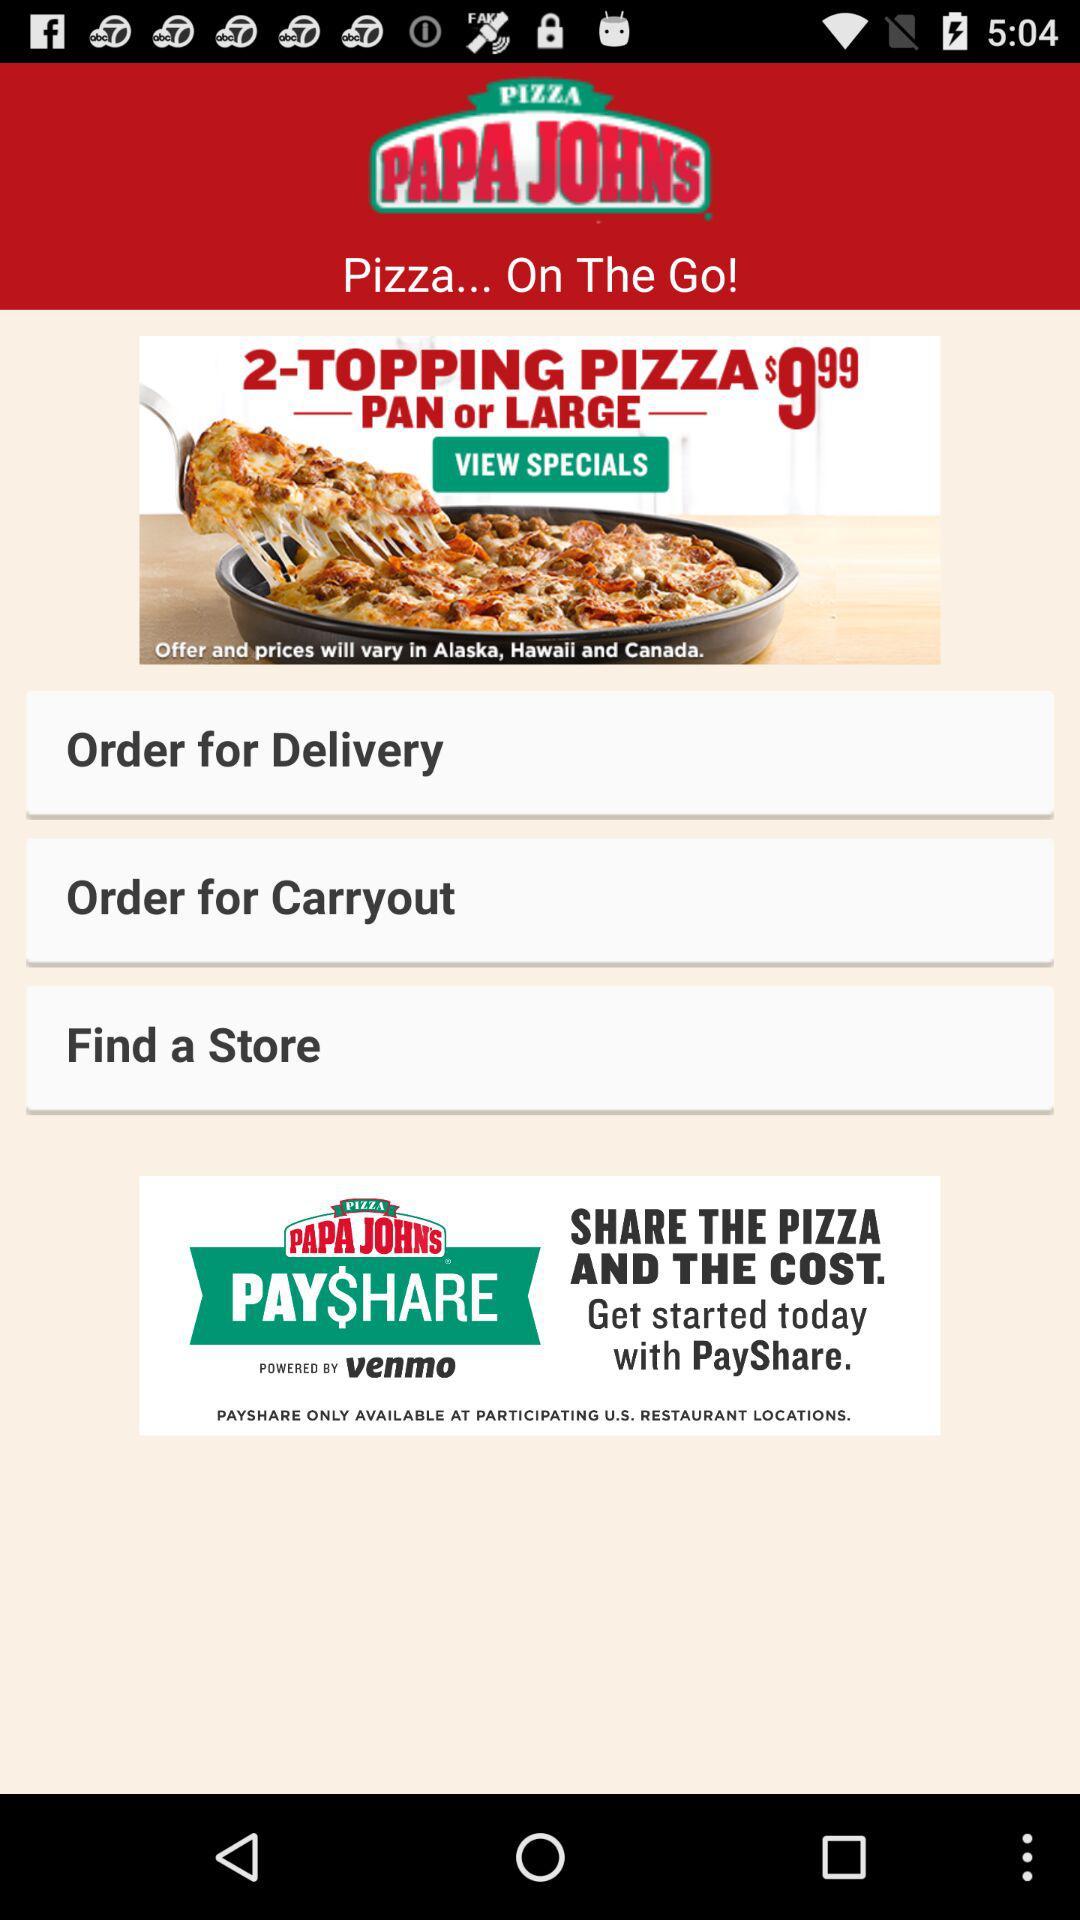 Image resolution: width=1080 pixels, height=1920 pixels. Describe the element at coordinates (540, 1049) in the screenshot. I see `the button below order for carryout` at that location.